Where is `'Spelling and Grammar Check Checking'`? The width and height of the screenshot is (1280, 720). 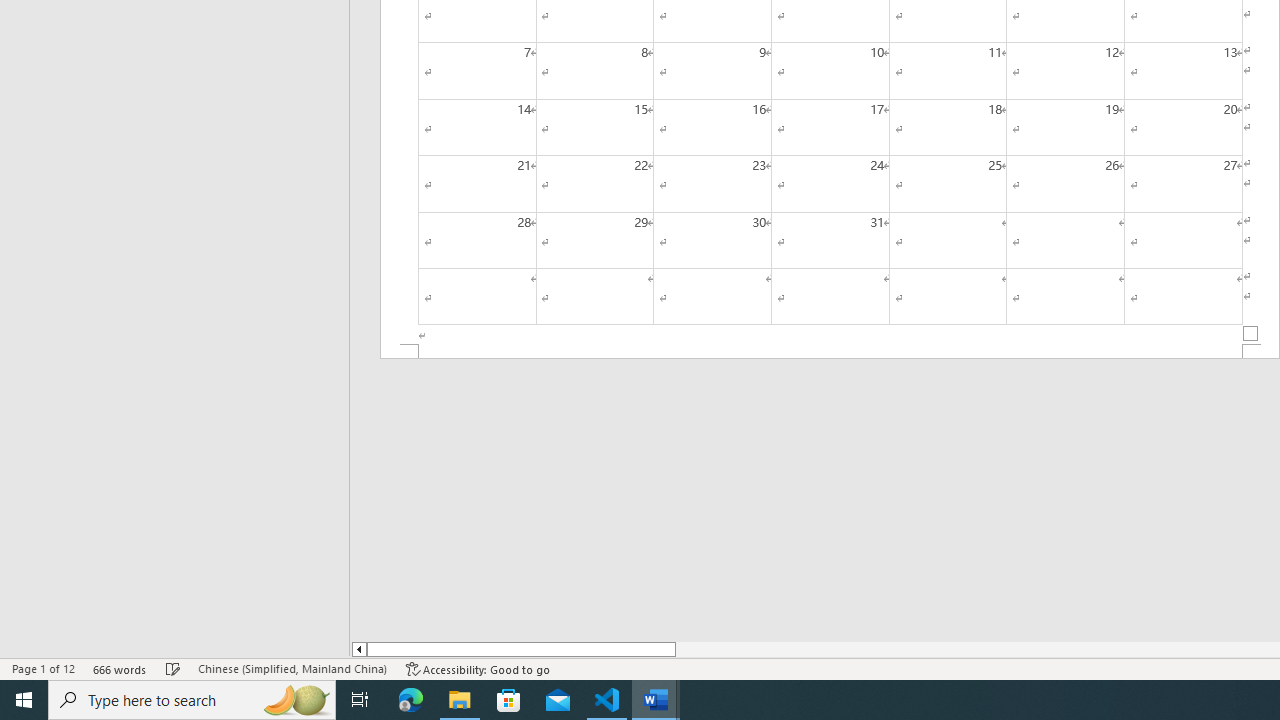
'Spelling and Grammar Check Checking' is located at coordinates (173, 669).